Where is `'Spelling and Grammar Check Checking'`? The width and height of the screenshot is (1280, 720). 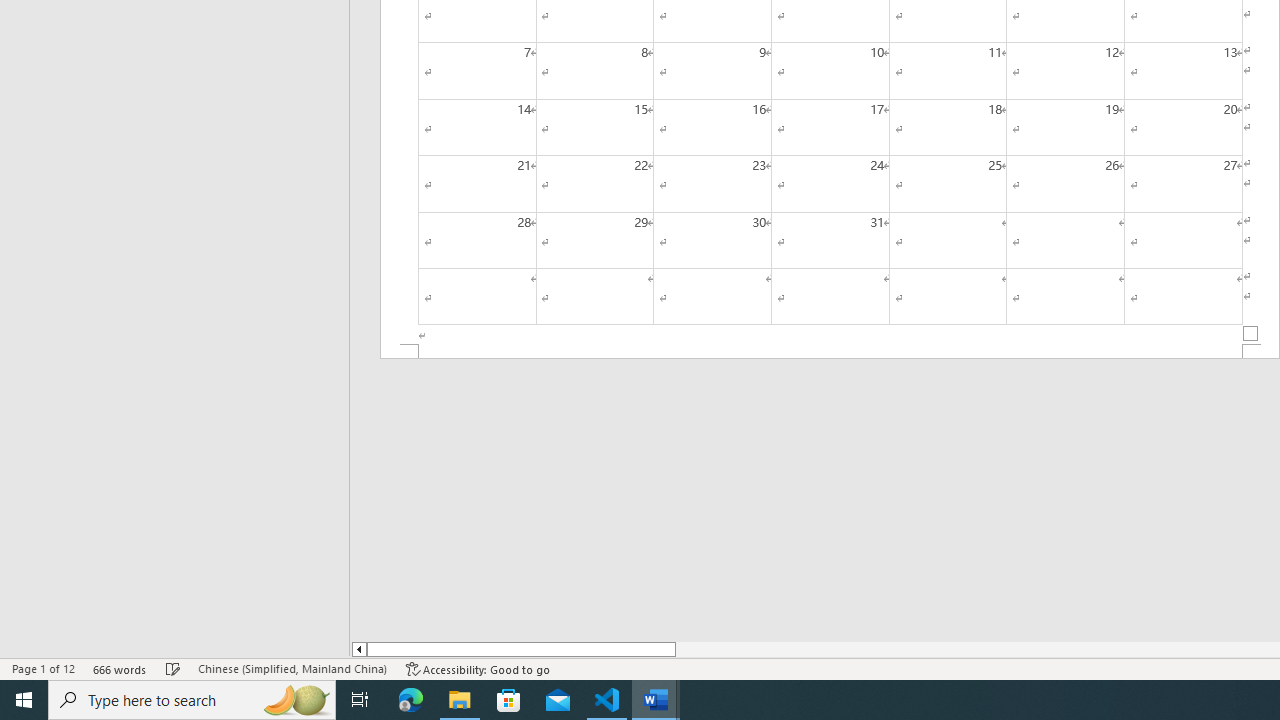
'Spelling and Grammar Check Checking' is located at coordinates (173, 669).